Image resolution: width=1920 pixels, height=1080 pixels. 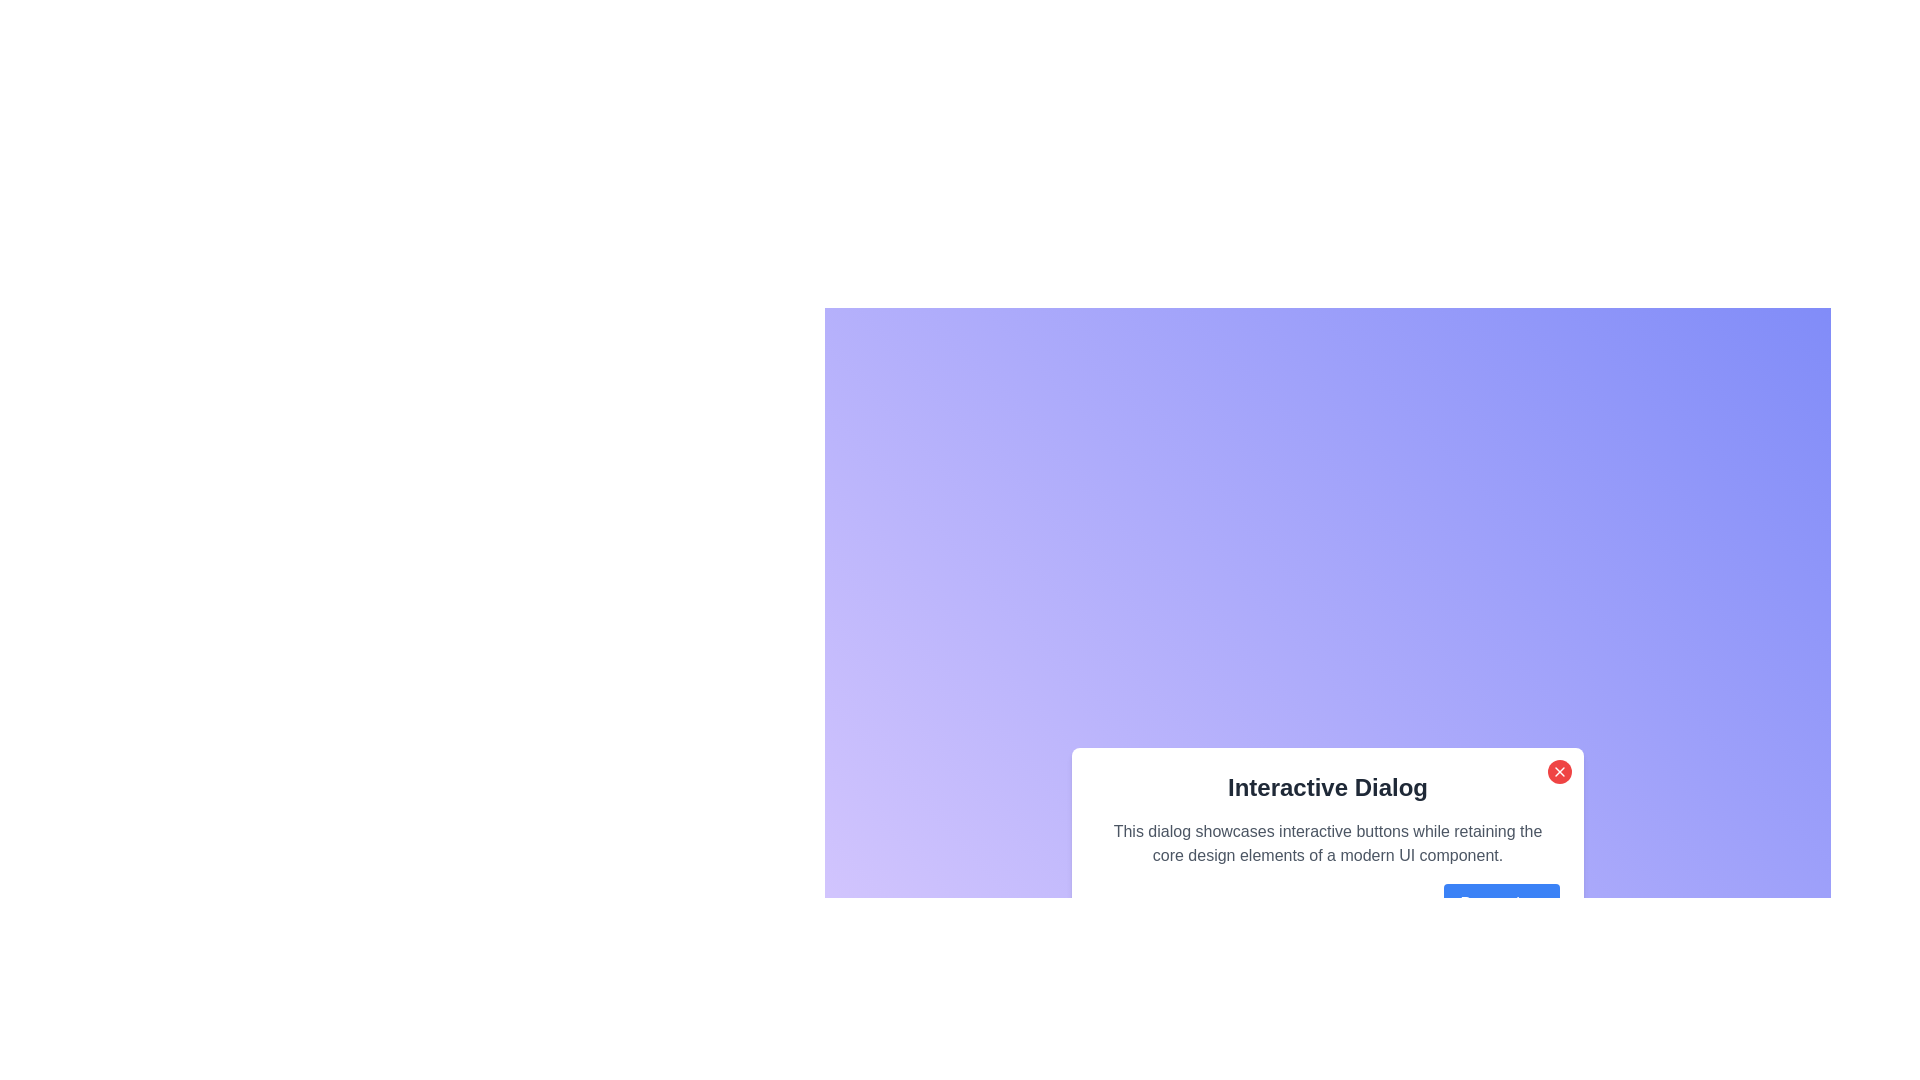 What do you see at coordinates (1559, 770) in the screenshot?
I see `the close button located at the top-right corner of the dialog box to trigger its hover state` at bounding box center [1559, 770].